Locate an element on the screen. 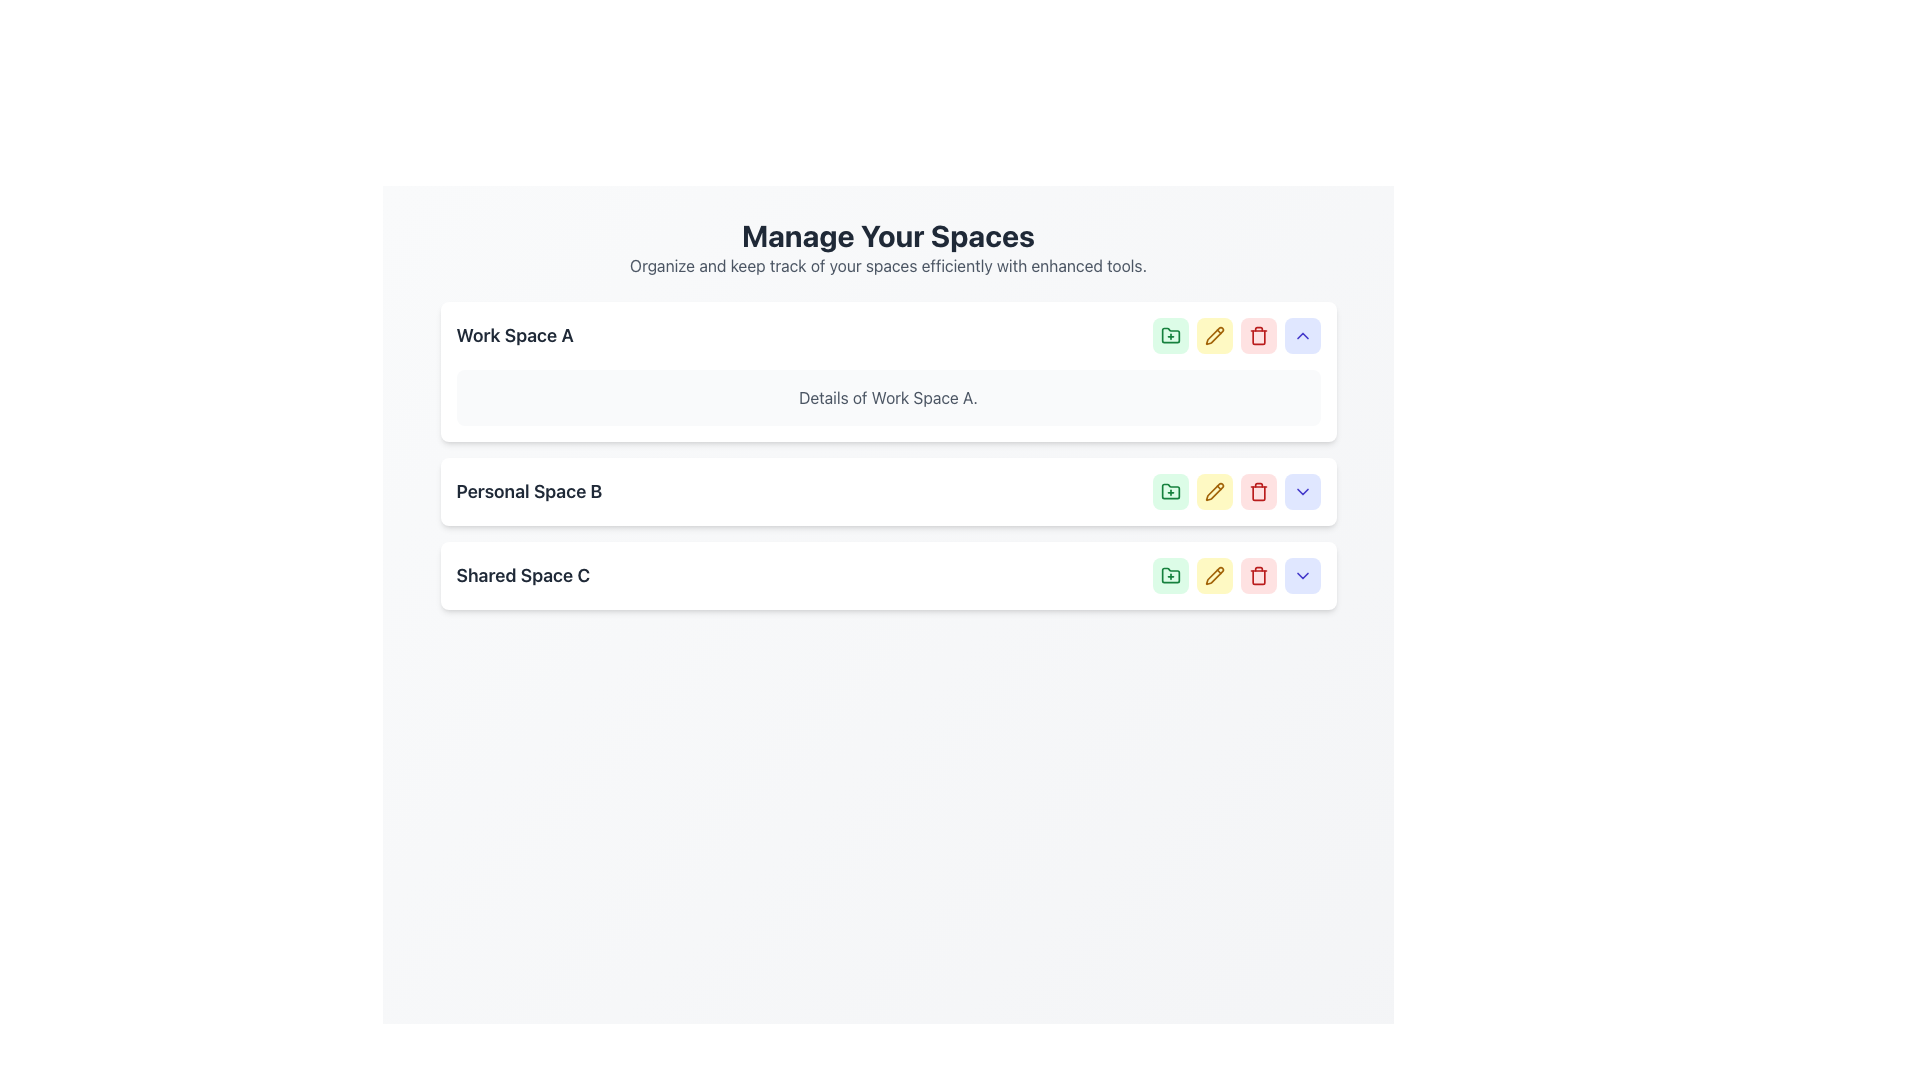 This screenshot has height=1080, width=1920. the edit tool icon located in the control section of the 'Work Space A' card to initiate editing is located at coordinates (1213, 334).